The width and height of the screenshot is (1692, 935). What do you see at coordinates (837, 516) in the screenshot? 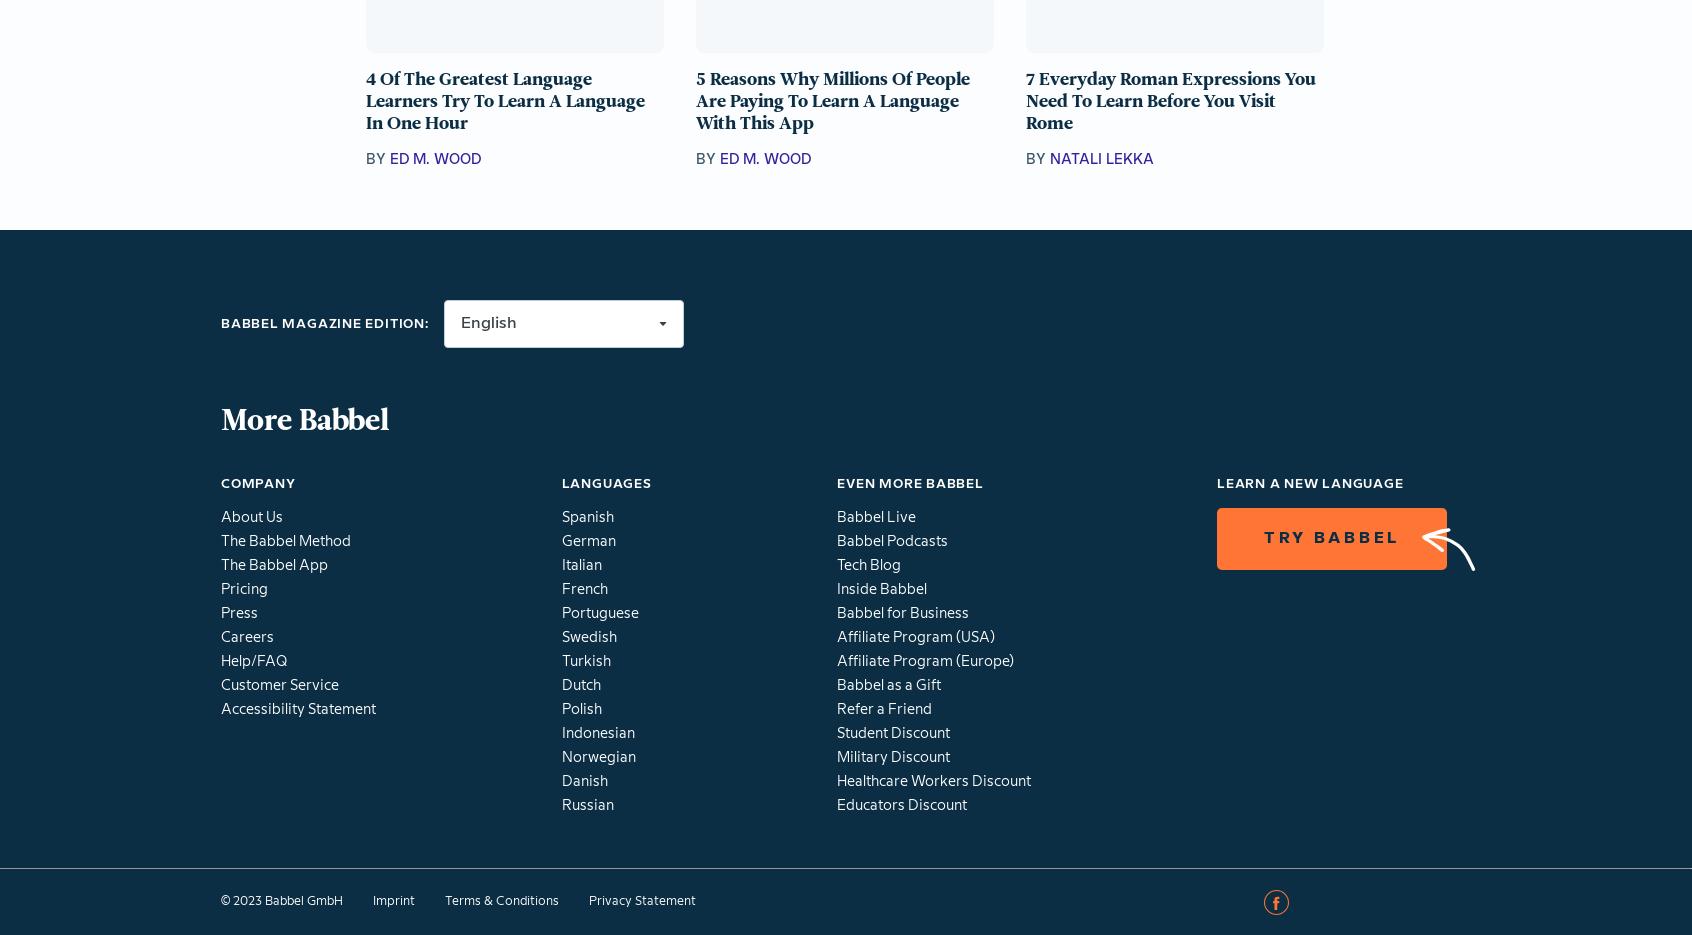
I see `'Babbel Live'` at bounding box center [837, 516].